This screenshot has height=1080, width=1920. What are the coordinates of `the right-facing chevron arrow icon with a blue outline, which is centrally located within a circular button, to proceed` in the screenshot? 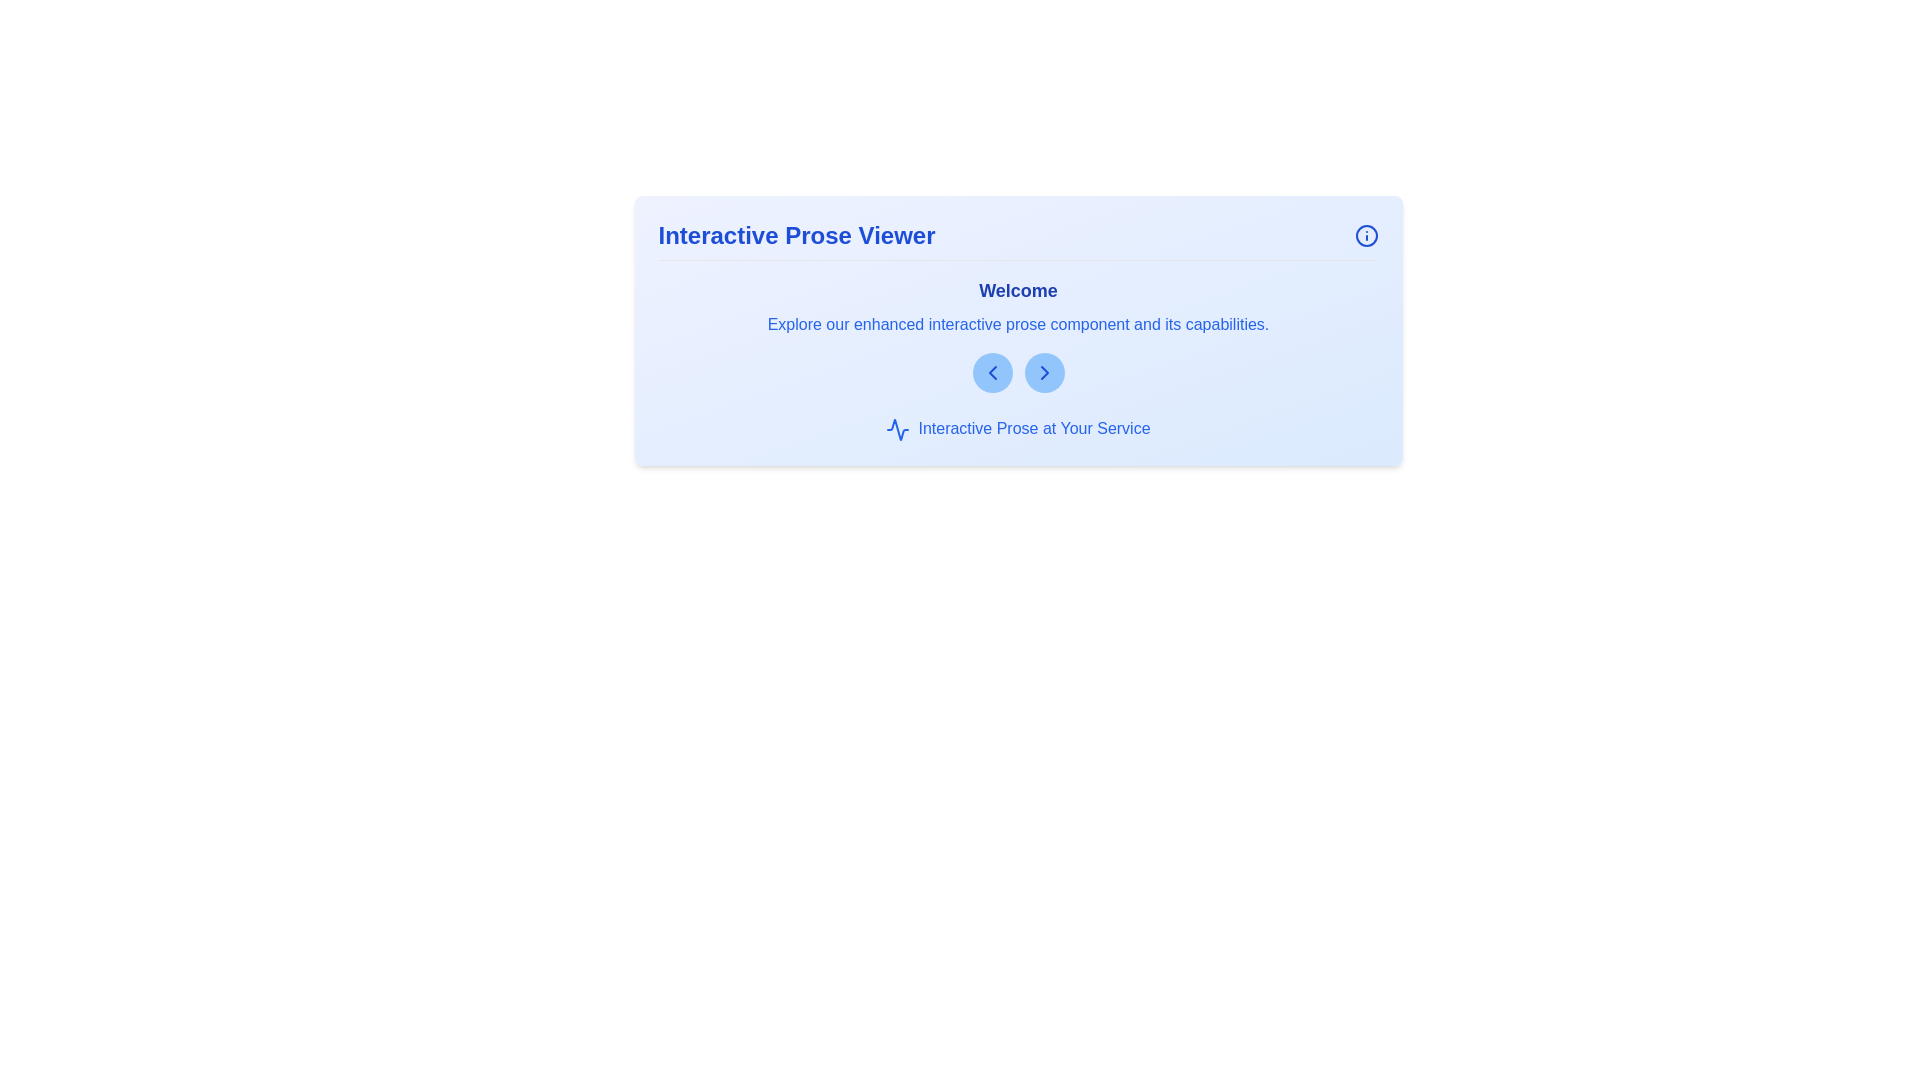 It's located at (1043, 373).